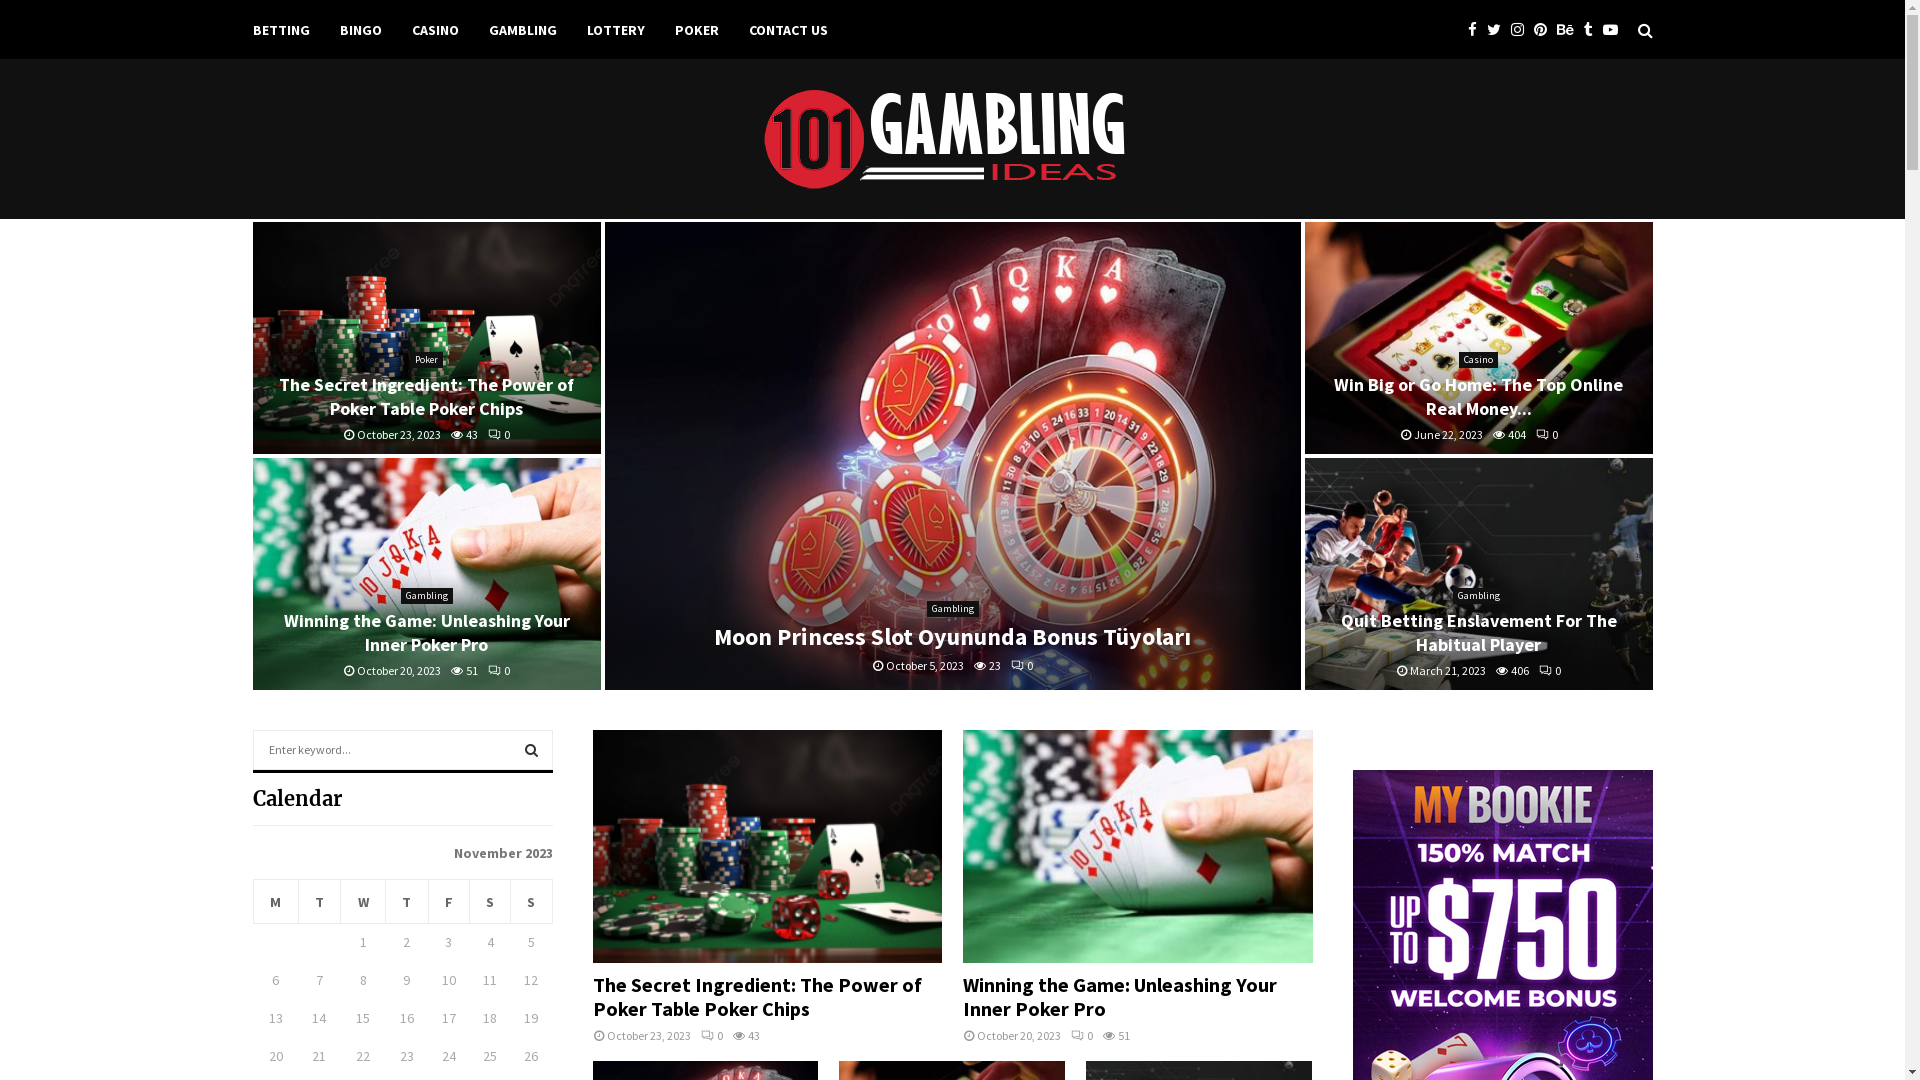  I want to click on 'The Secret Ingredient: The Power of Poker Table Poker Chips', so click(425, 337).